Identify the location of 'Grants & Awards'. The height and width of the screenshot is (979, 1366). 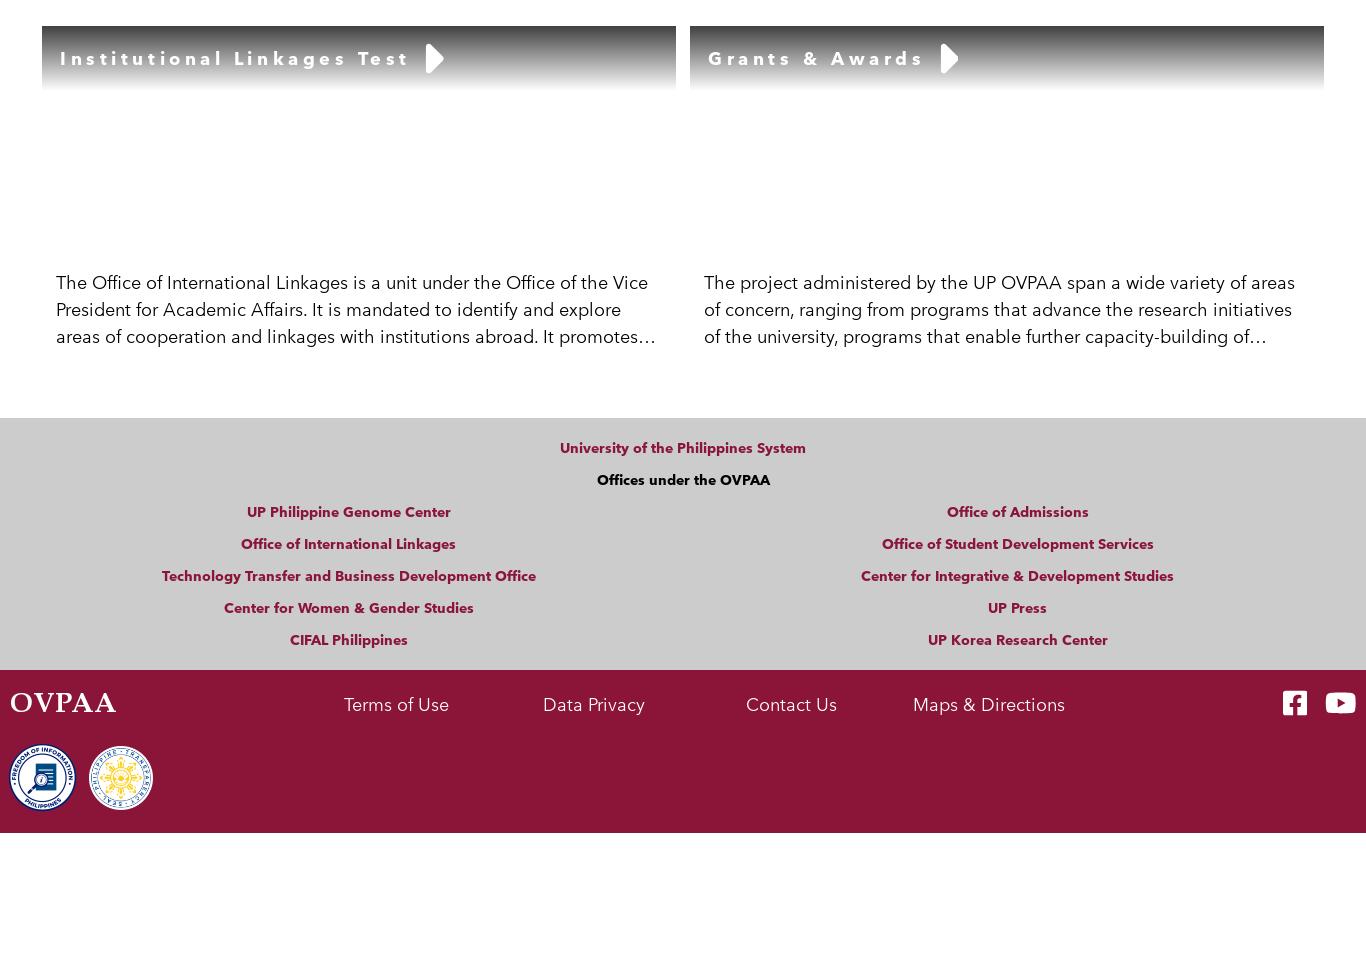
(815, 58).